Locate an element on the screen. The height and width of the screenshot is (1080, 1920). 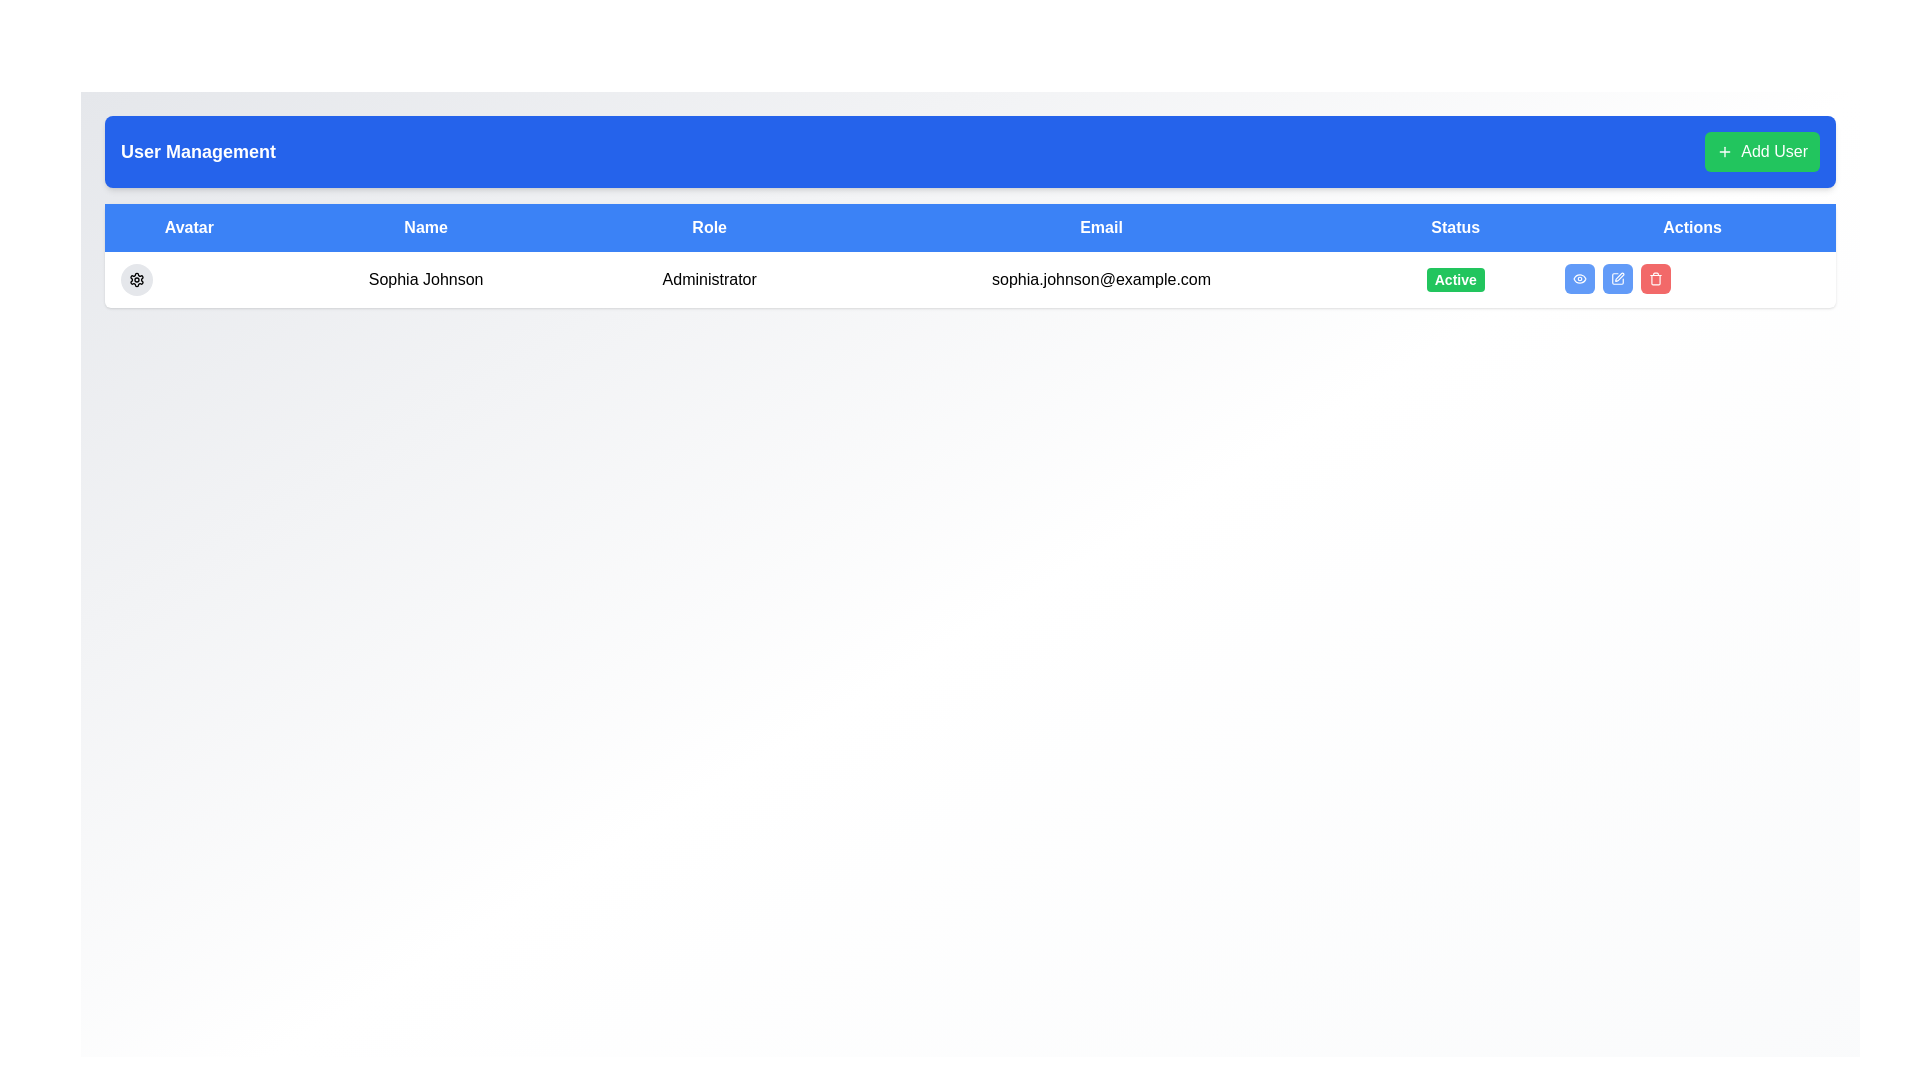
the blue button with rounded corners and a pen icon is located at coordinates (1618, 278).